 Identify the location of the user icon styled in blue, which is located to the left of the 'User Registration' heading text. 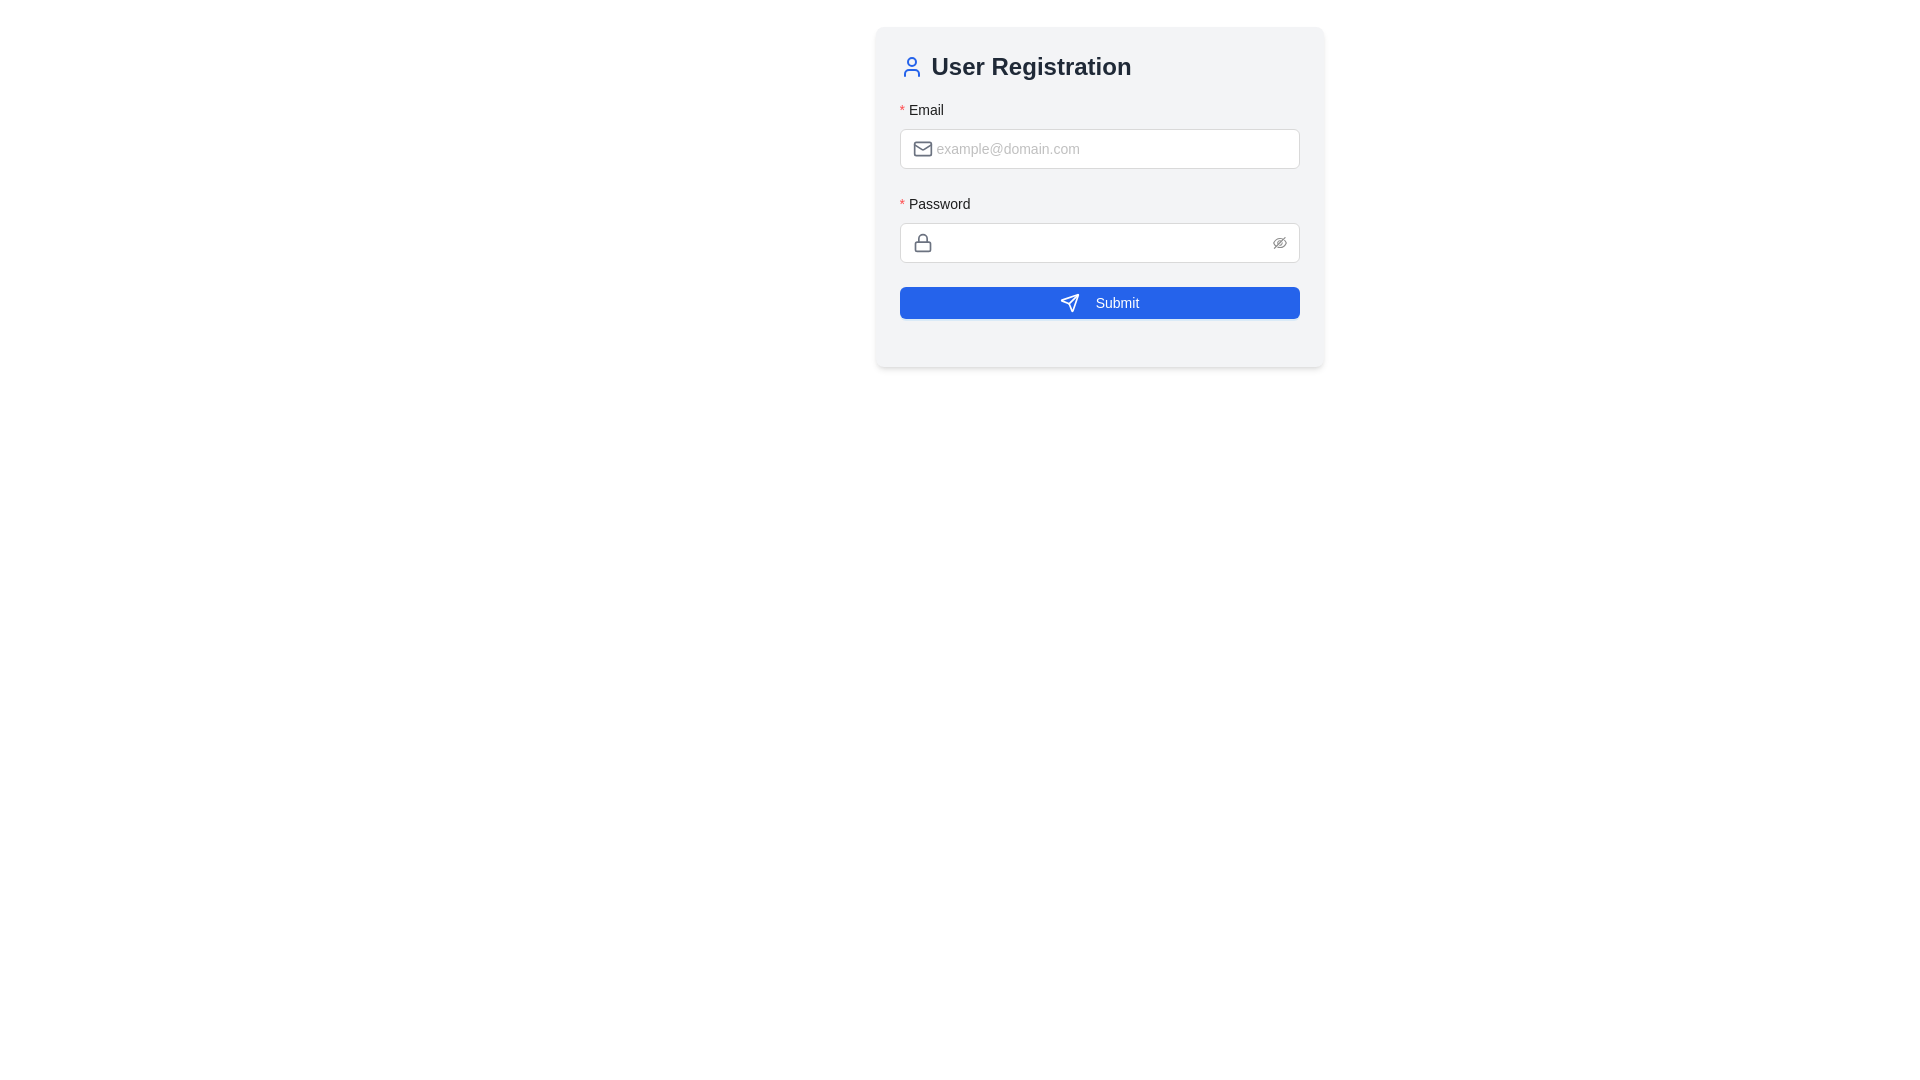
(910, 65).